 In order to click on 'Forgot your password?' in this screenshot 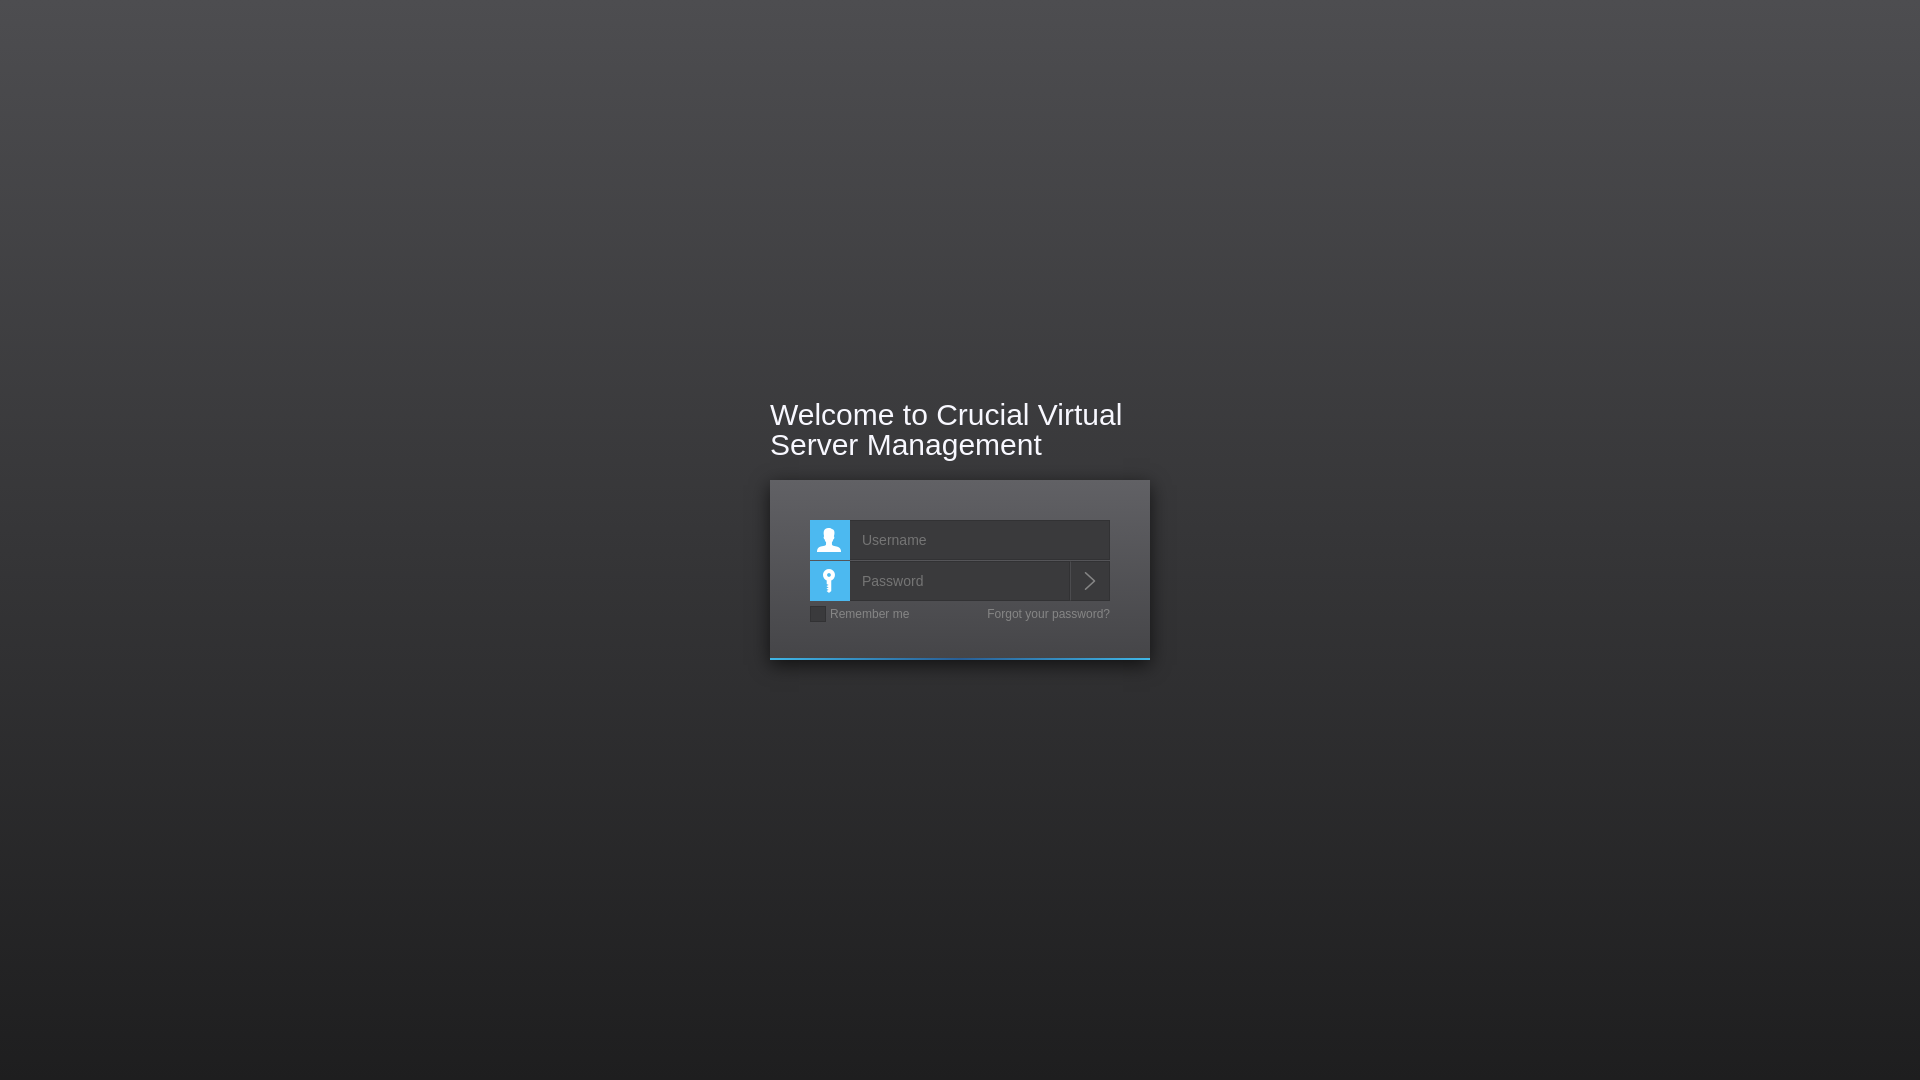, I will do `click(1047, 612)`.